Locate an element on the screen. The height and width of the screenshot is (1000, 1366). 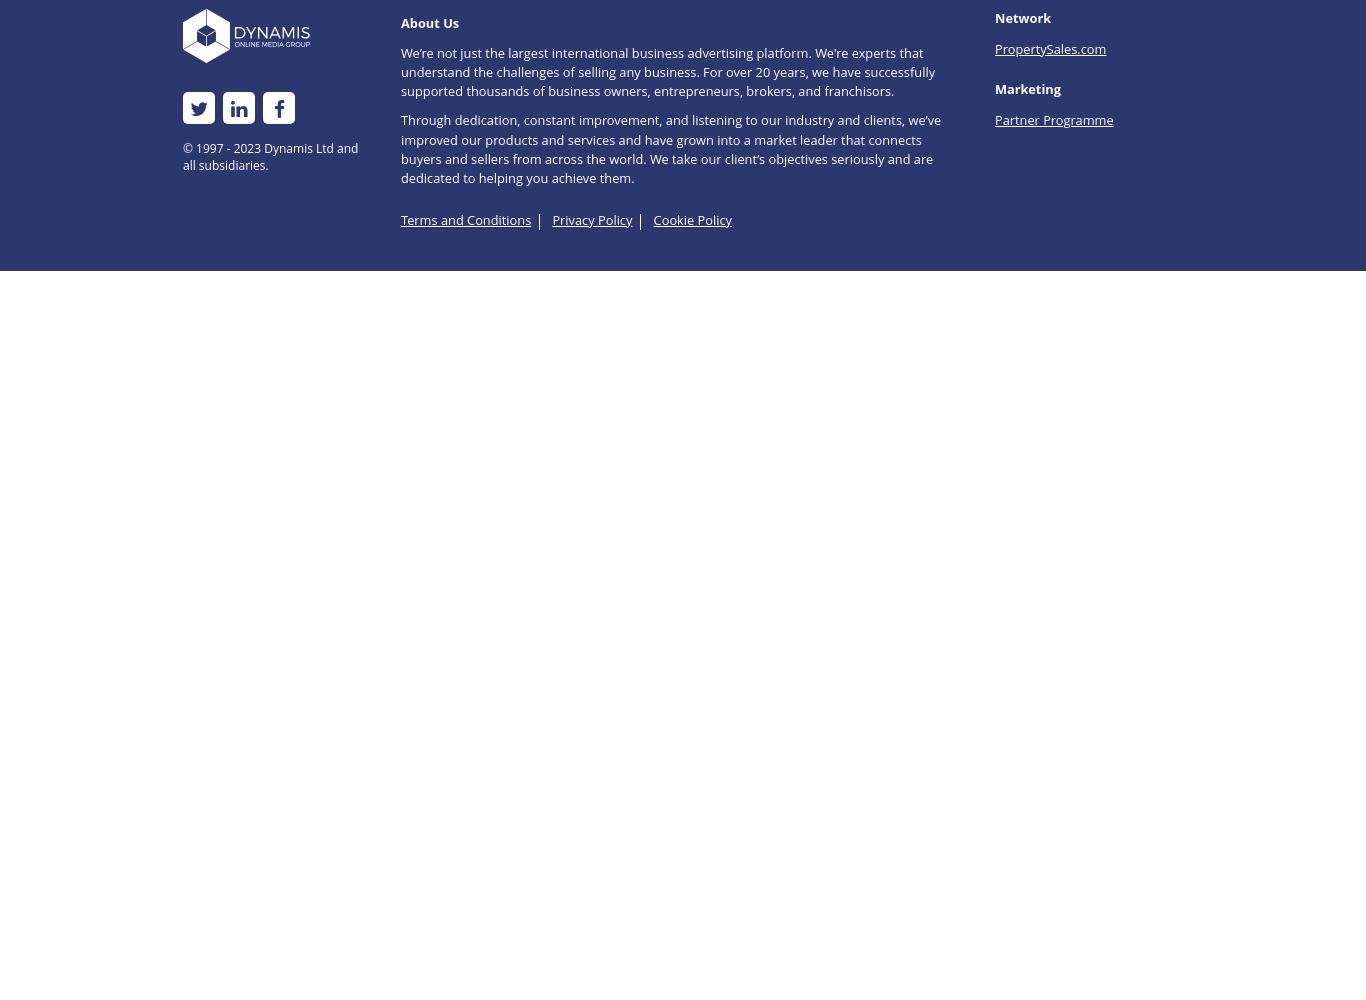
'Network' is located at coordinates (1022, 18).